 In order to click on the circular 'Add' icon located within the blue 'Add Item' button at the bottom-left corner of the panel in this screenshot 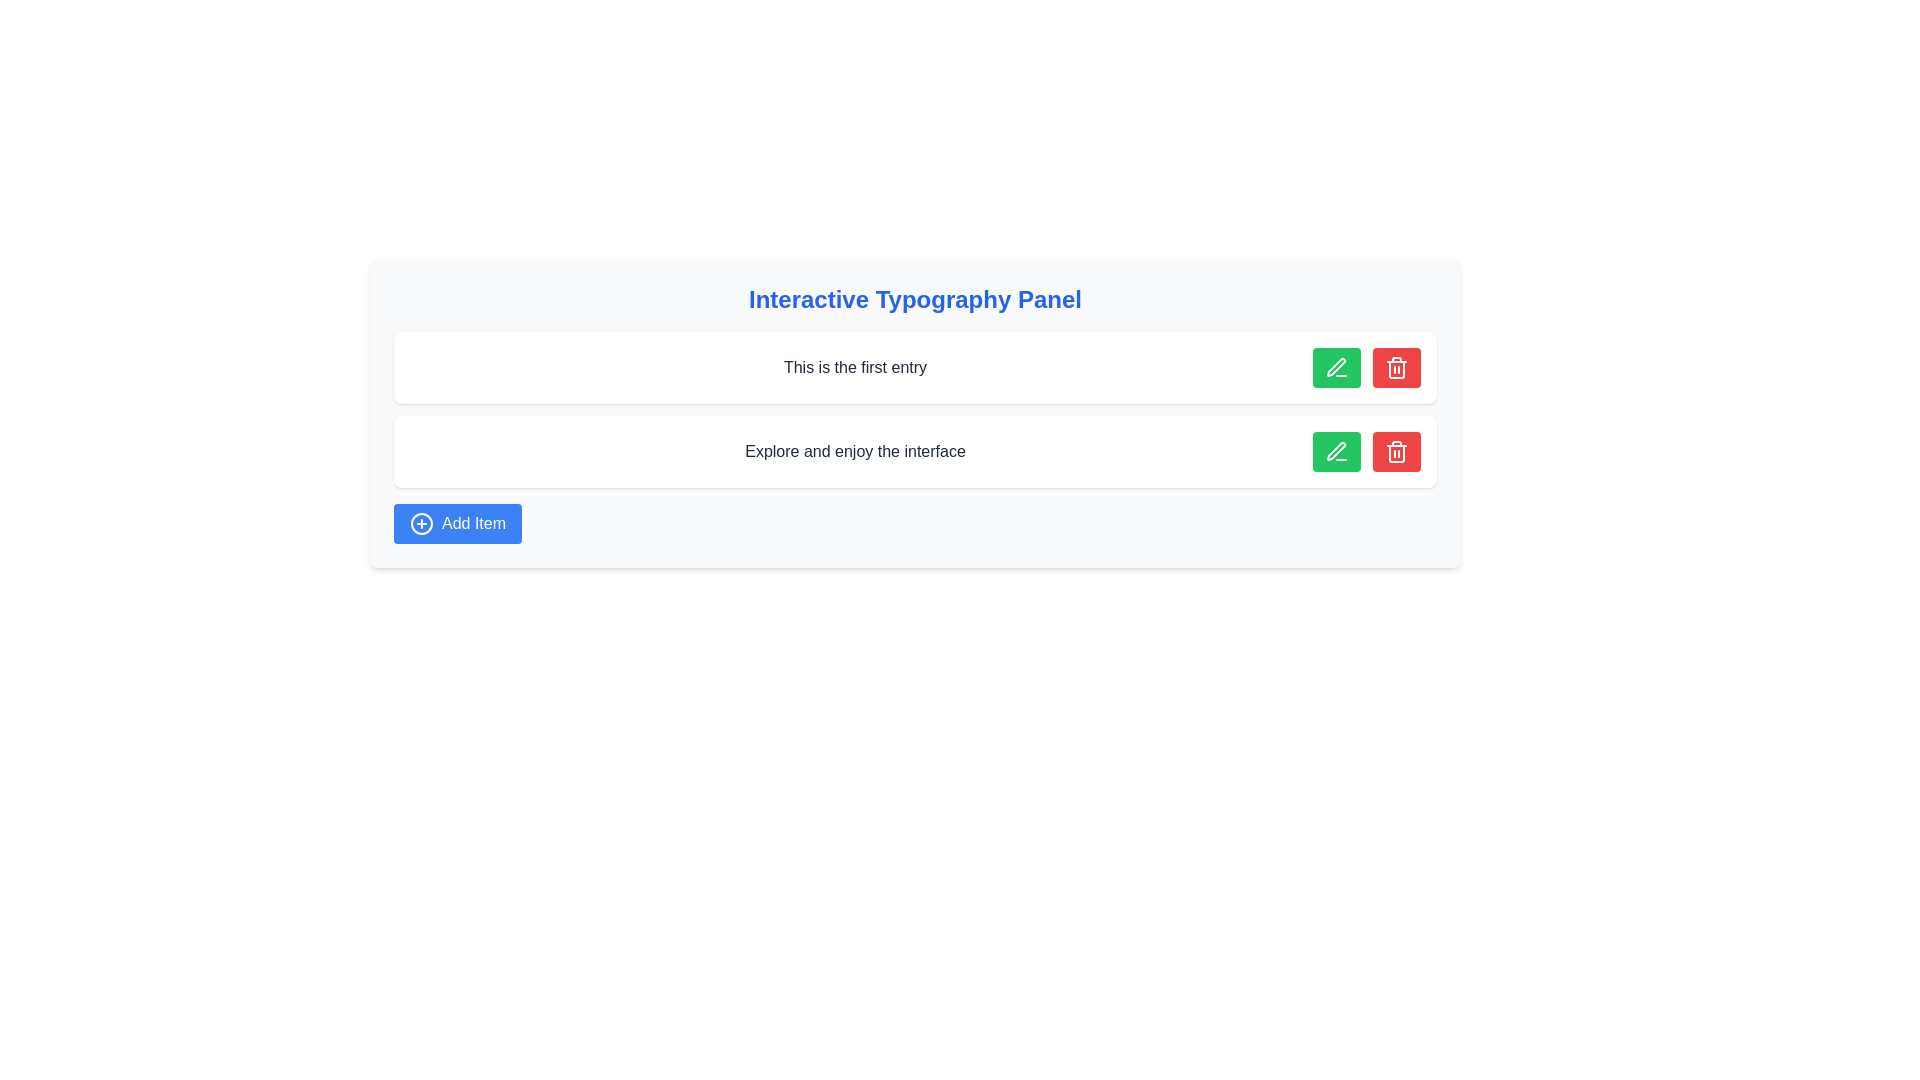, I will do `click(421, 523)`.